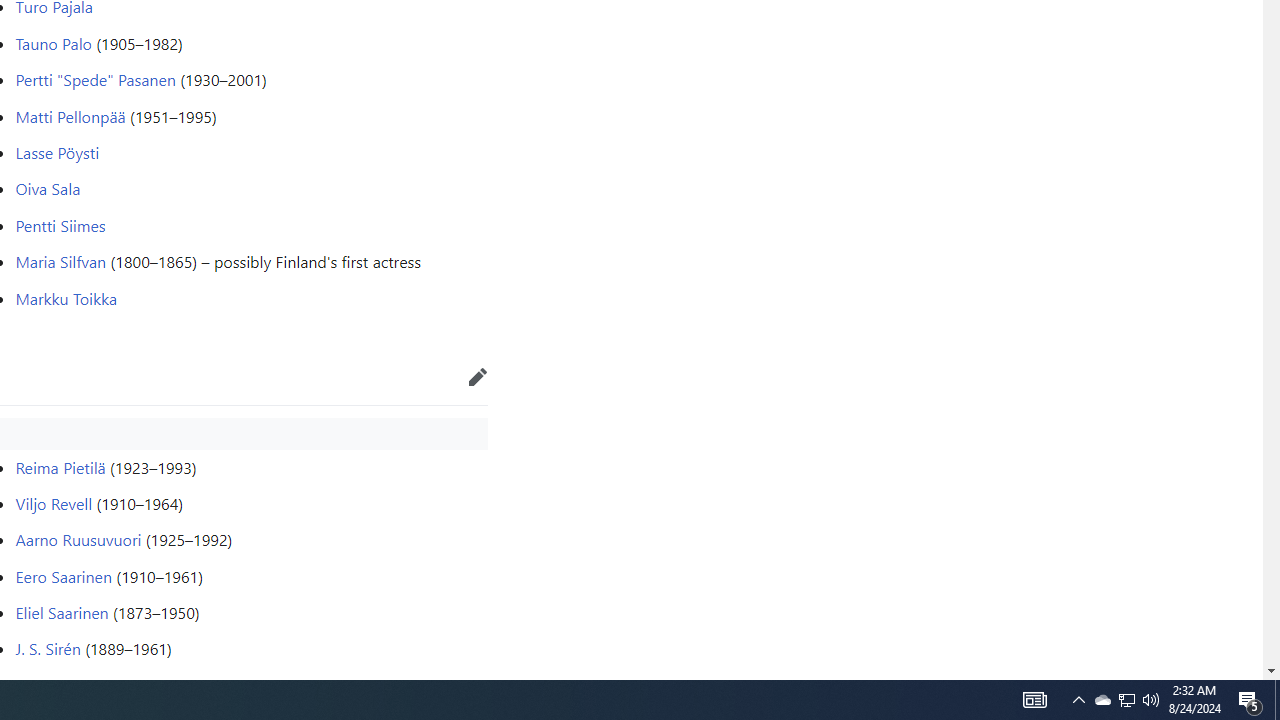  I want to click on 'Viljo Revell', so click(54, 501).